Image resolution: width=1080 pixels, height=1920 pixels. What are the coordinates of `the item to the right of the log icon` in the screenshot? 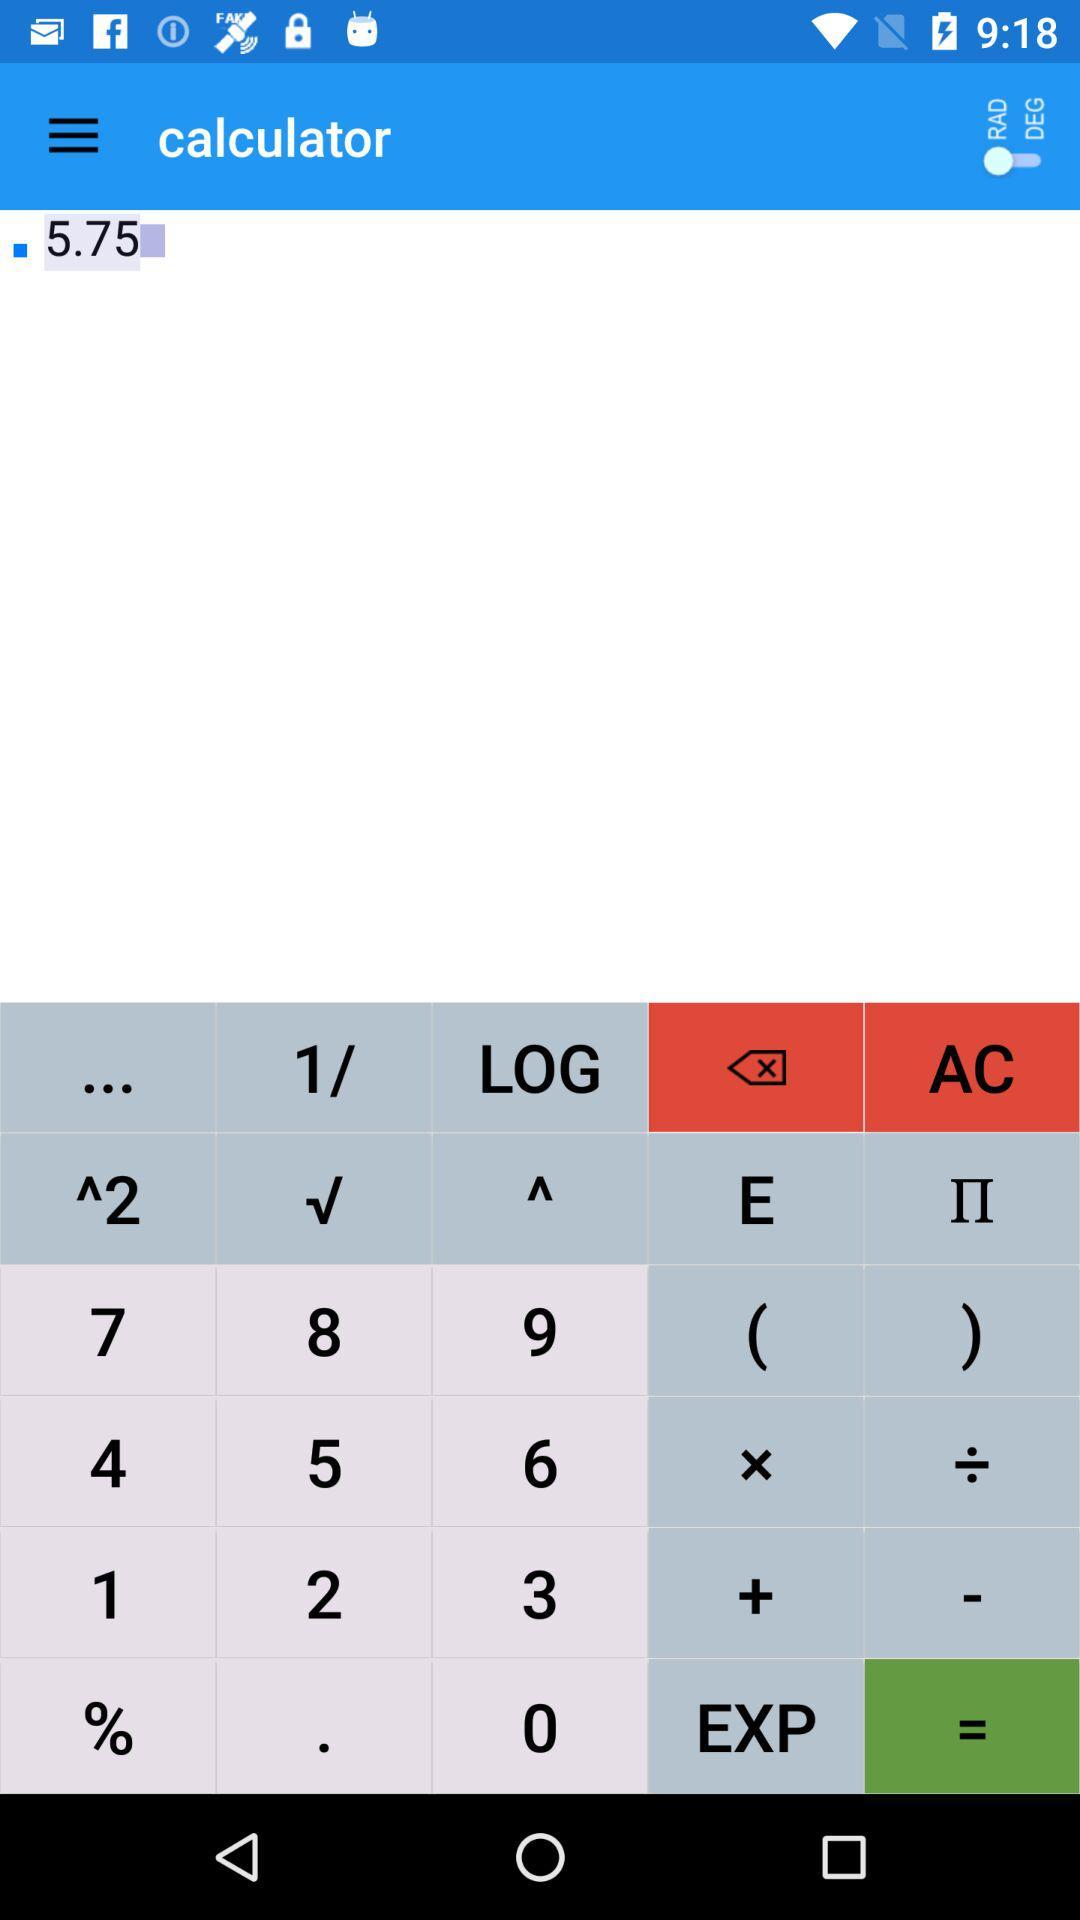 It's located at (756, 1066).